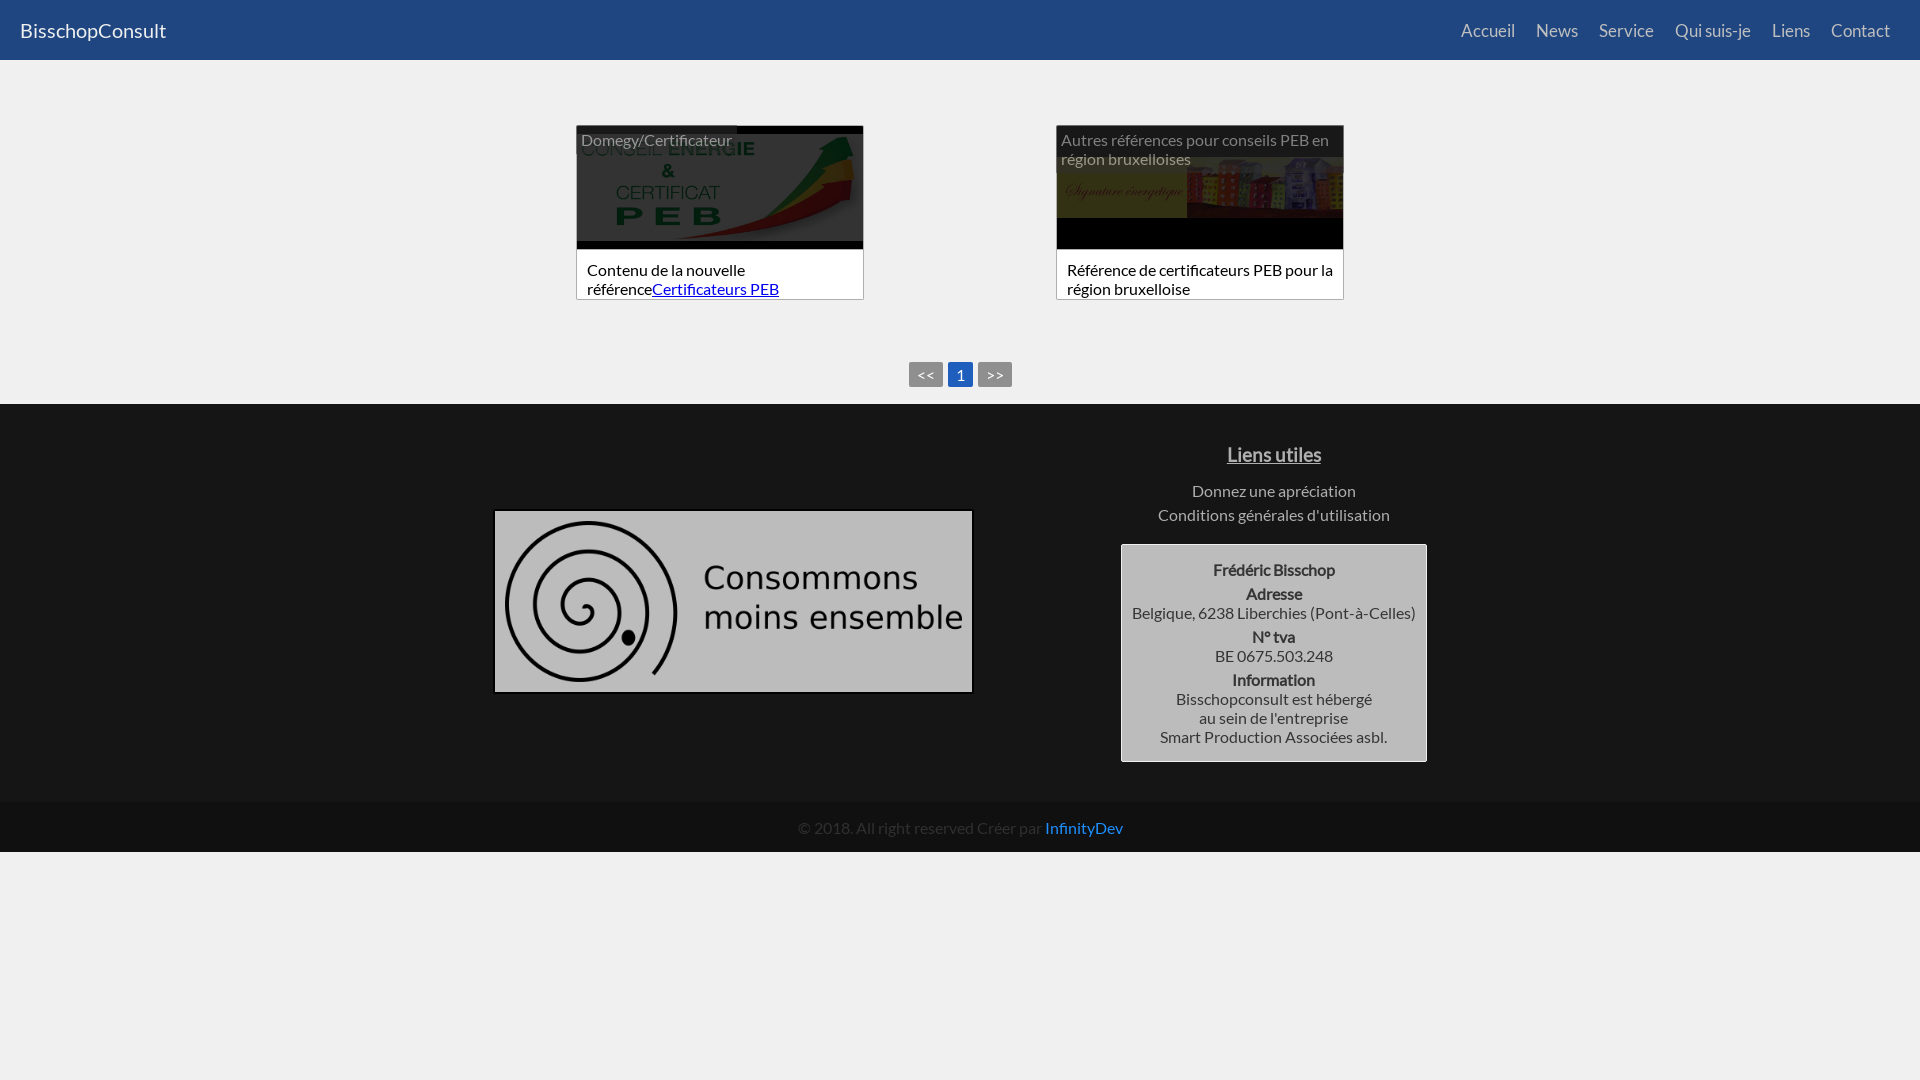  Describe the element at coordinates (1711, 30) in the screenshot. I see `'Qui suis-je'` at that location.